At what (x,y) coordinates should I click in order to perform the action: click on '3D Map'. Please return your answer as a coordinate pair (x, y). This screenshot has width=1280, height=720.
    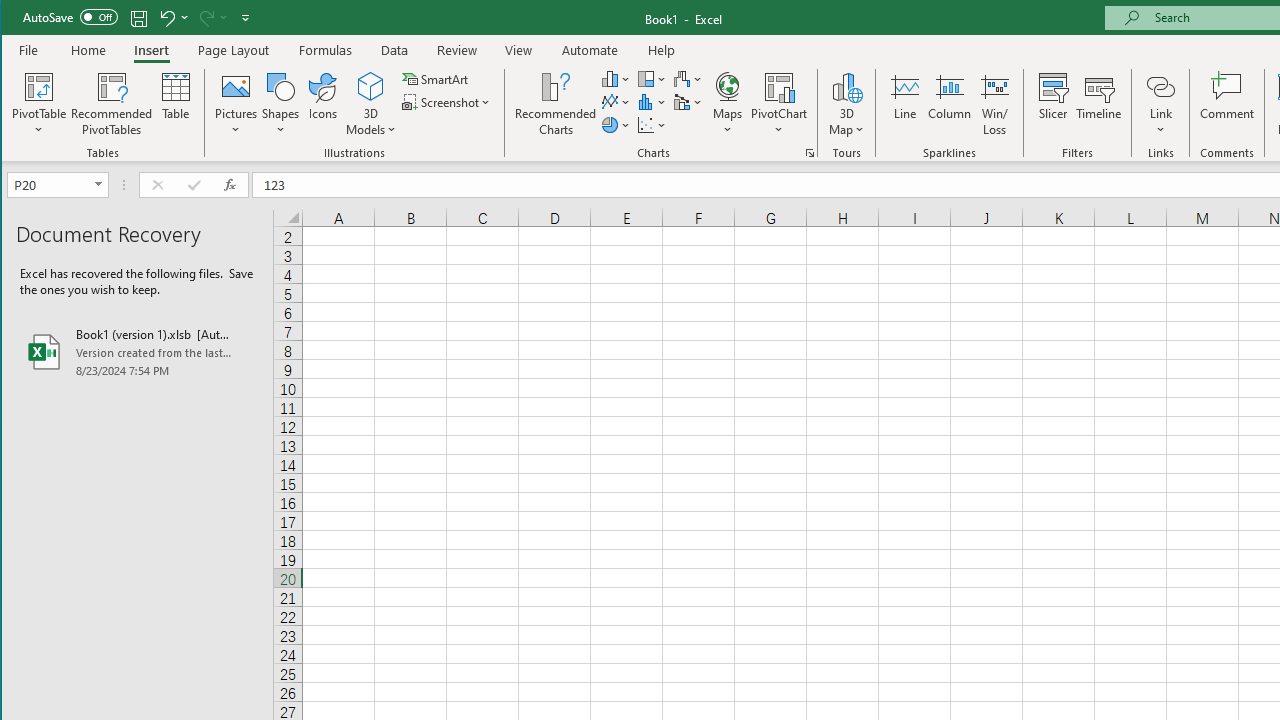
    Looking at the image, I should click on (846, 104).